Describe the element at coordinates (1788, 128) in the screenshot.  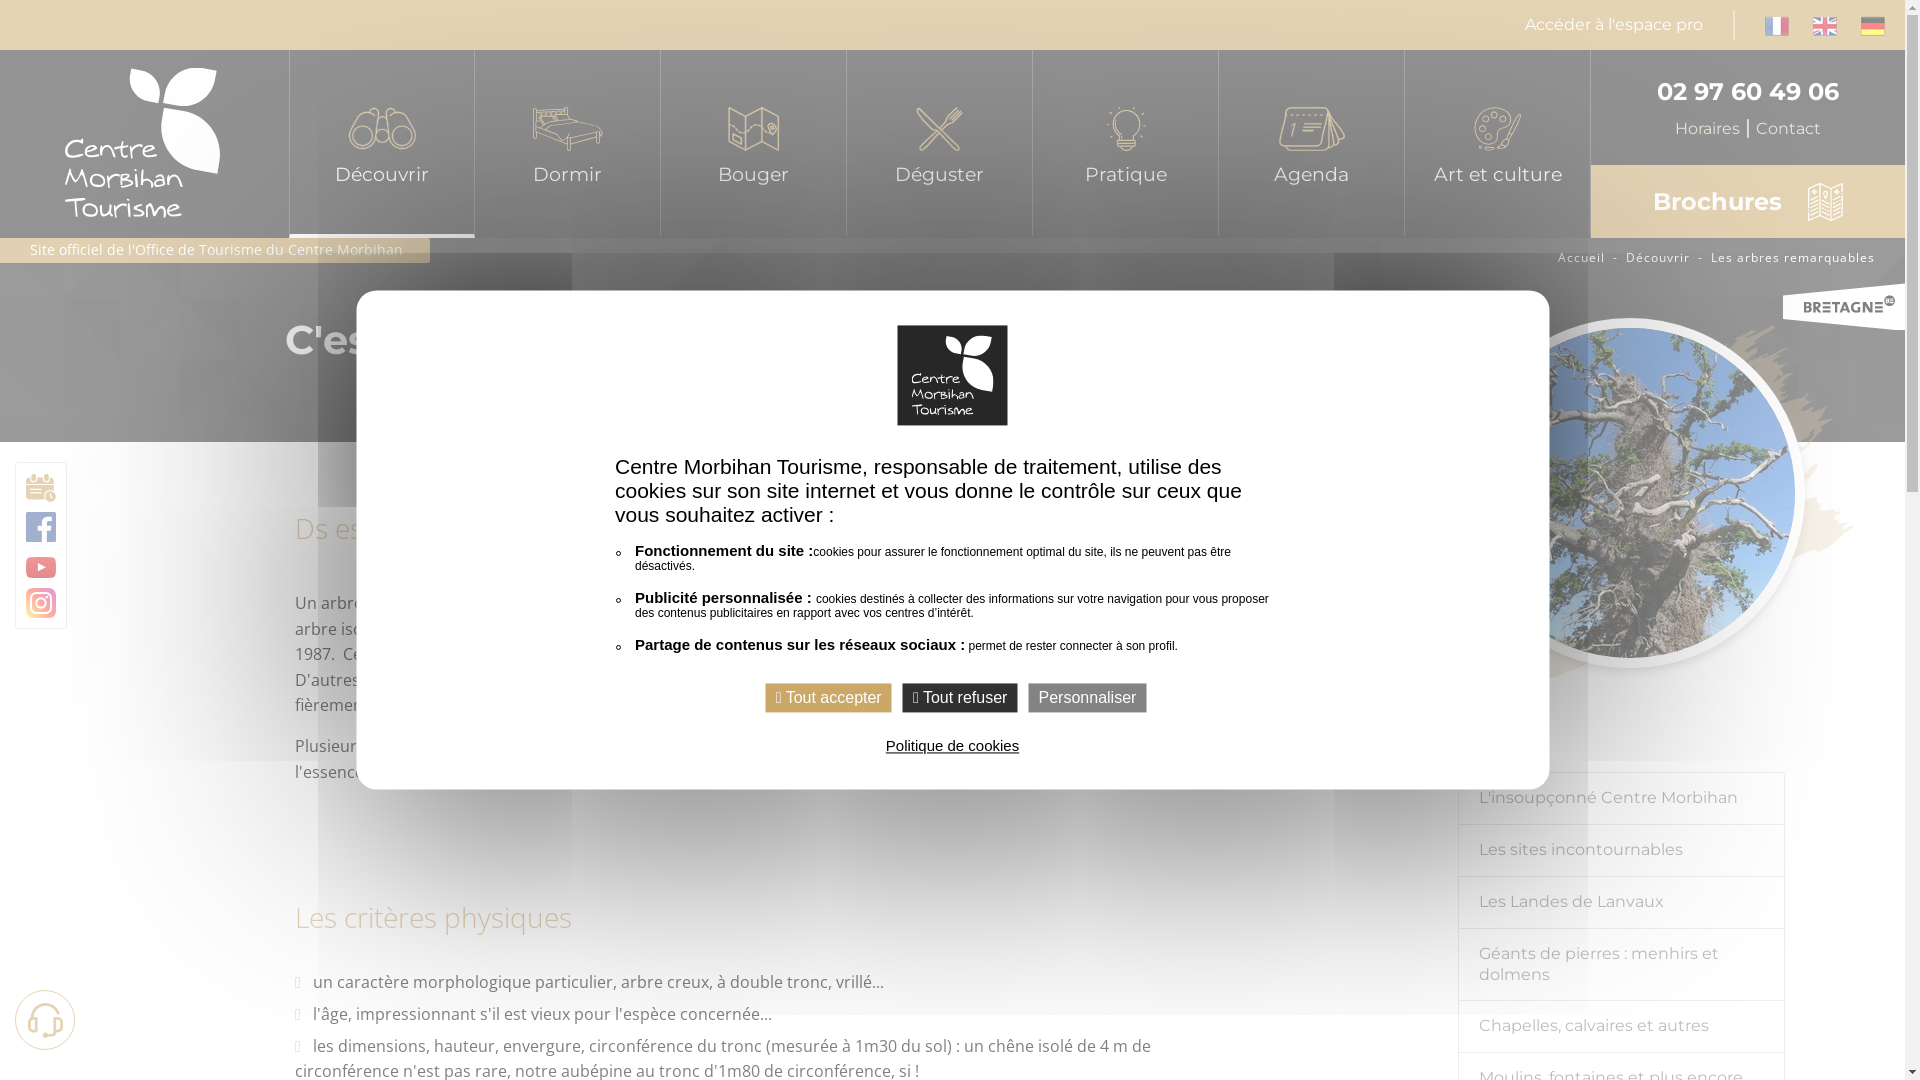
I see `'Contact'` at that location.